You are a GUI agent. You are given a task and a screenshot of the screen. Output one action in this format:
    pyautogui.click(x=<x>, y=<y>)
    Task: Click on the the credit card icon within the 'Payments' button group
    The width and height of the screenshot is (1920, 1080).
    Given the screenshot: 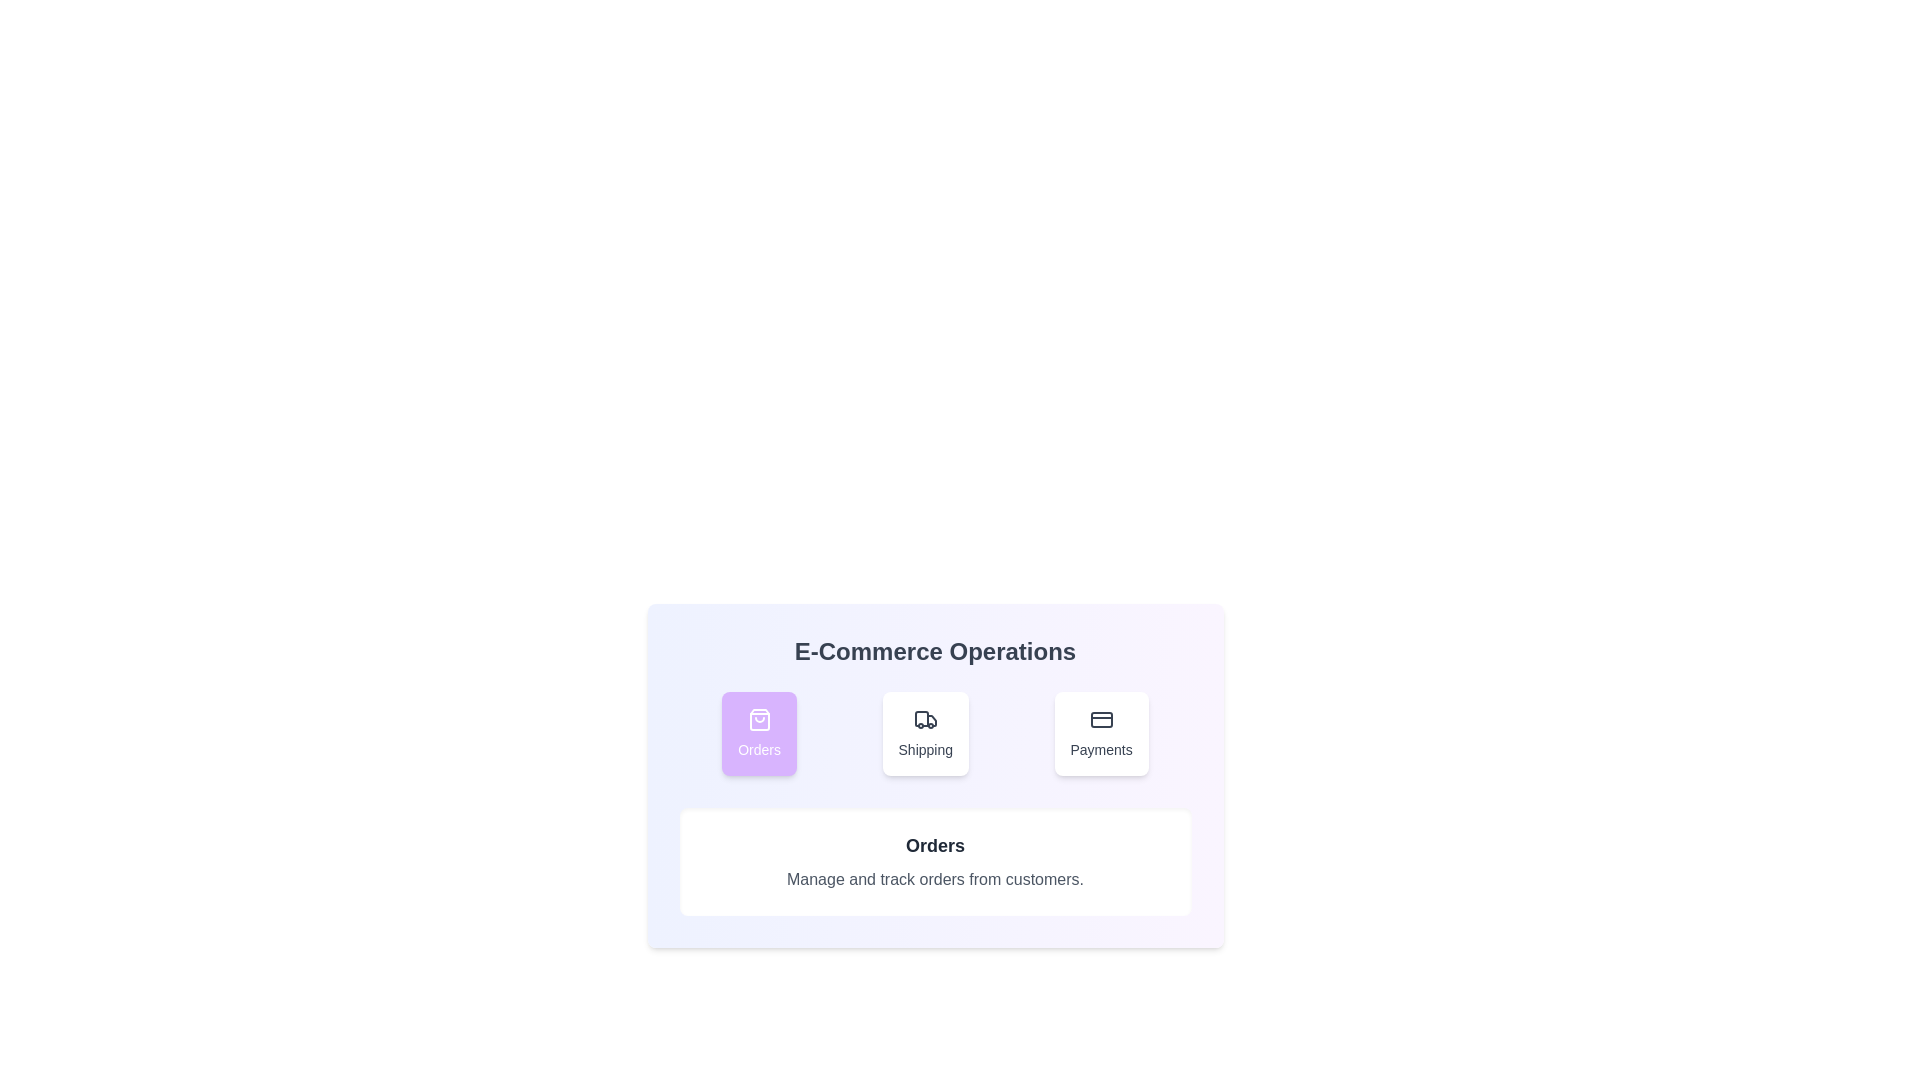 What is the action you would take?
    pyautogui.click(x=1100, y=720)
    